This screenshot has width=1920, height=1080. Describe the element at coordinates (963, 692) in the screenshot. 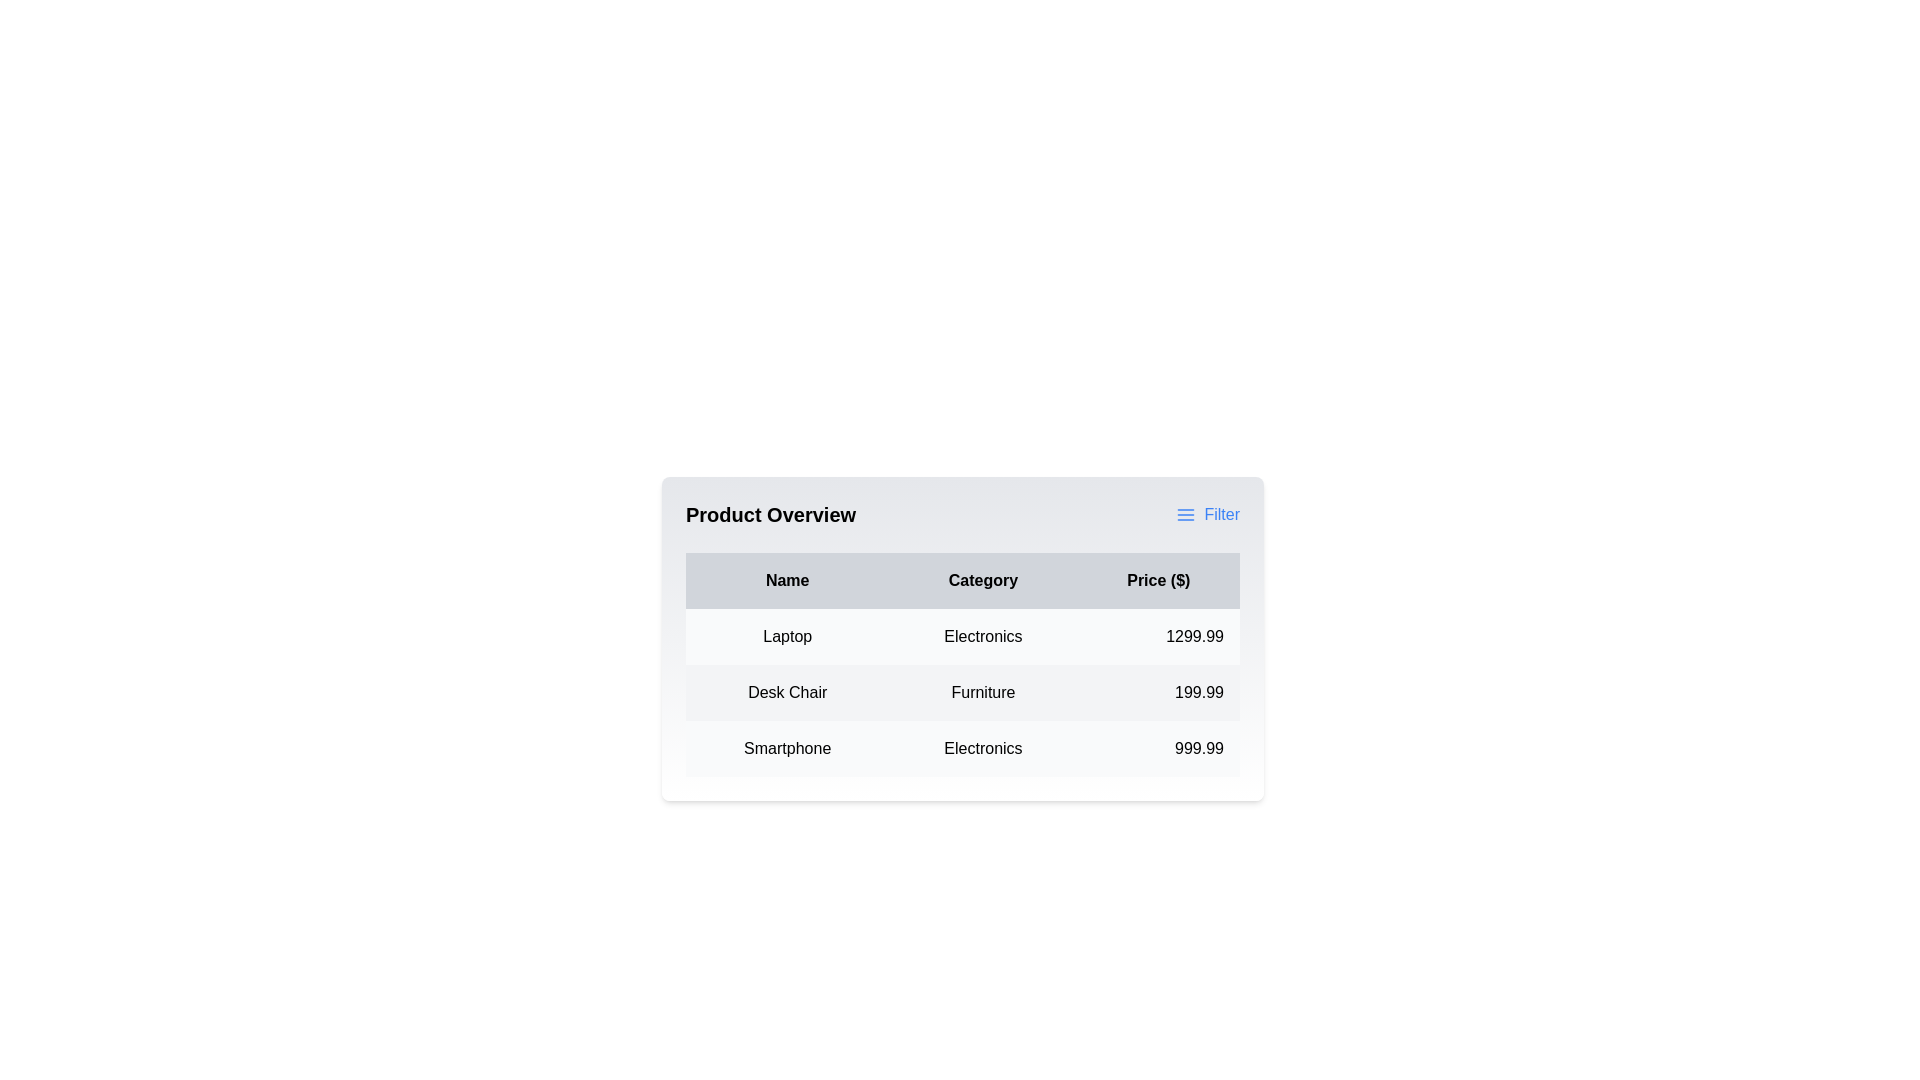

I see `the second row of the data table under the 'Product Overview' header, which contains 'Desk Chair', 'Furniture', and '199.99'` at that location.